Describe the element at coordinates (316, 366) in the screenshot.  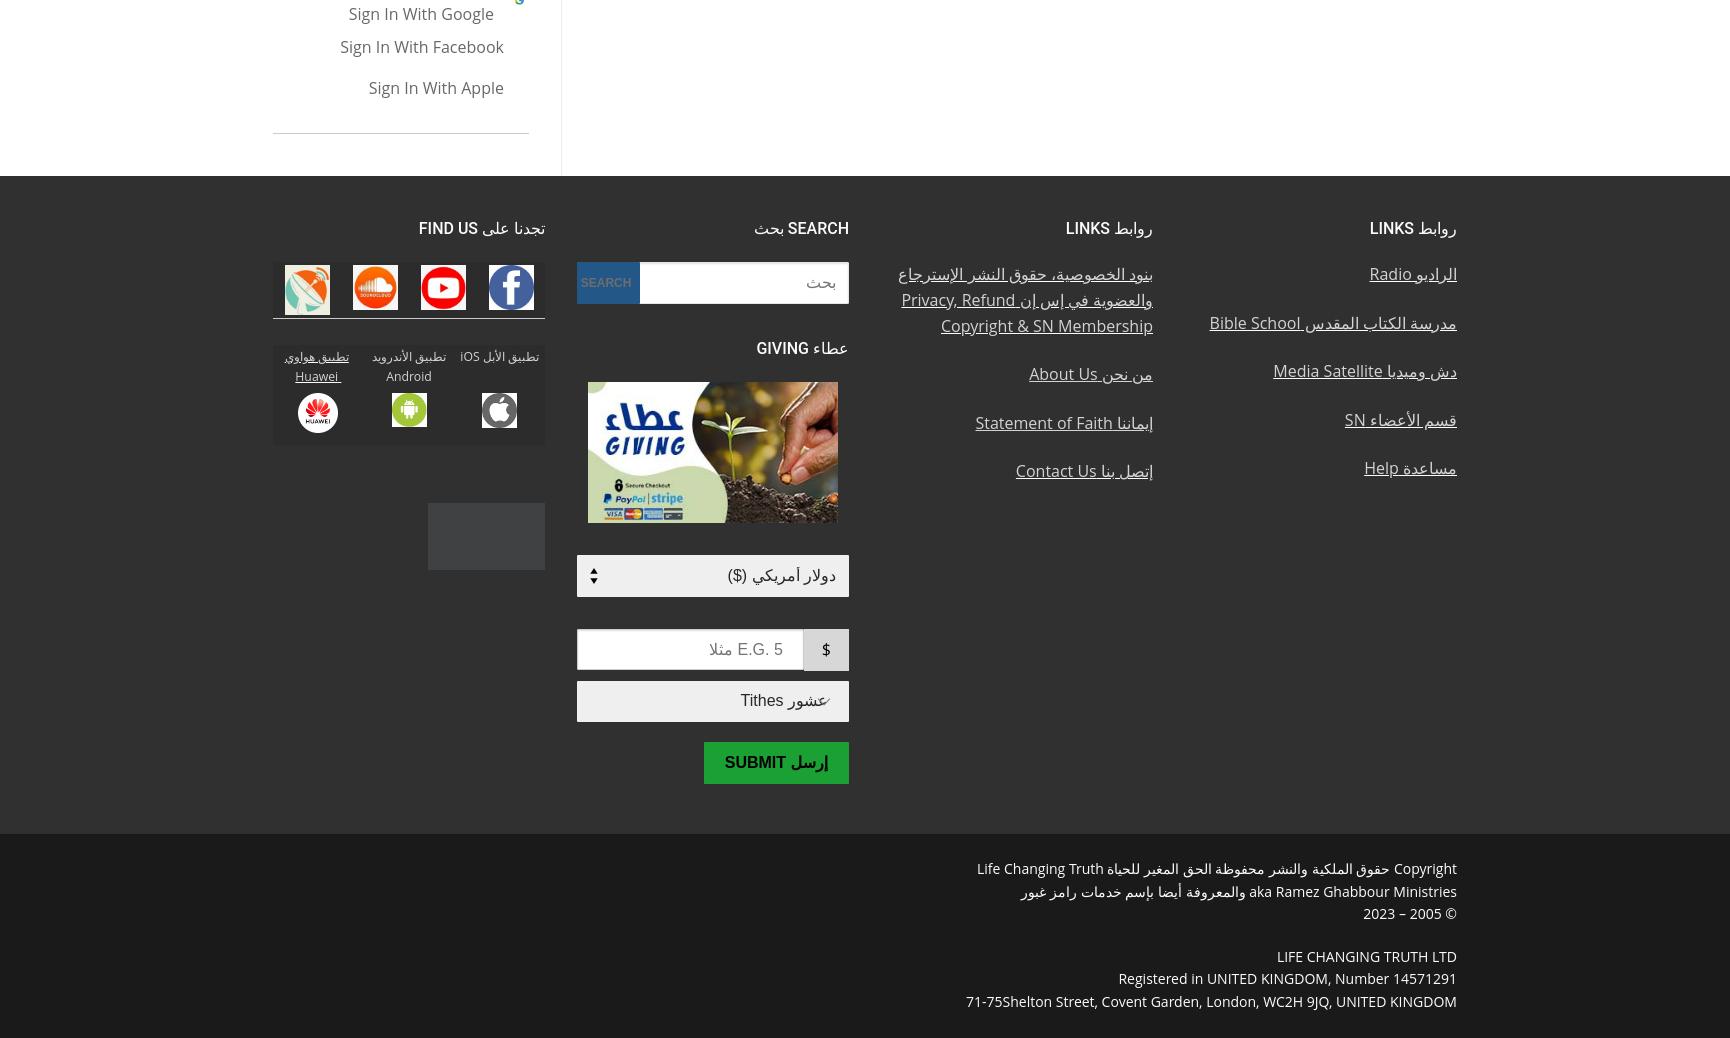
I see `'تطبيق هواوي  Huawei'` at that location.